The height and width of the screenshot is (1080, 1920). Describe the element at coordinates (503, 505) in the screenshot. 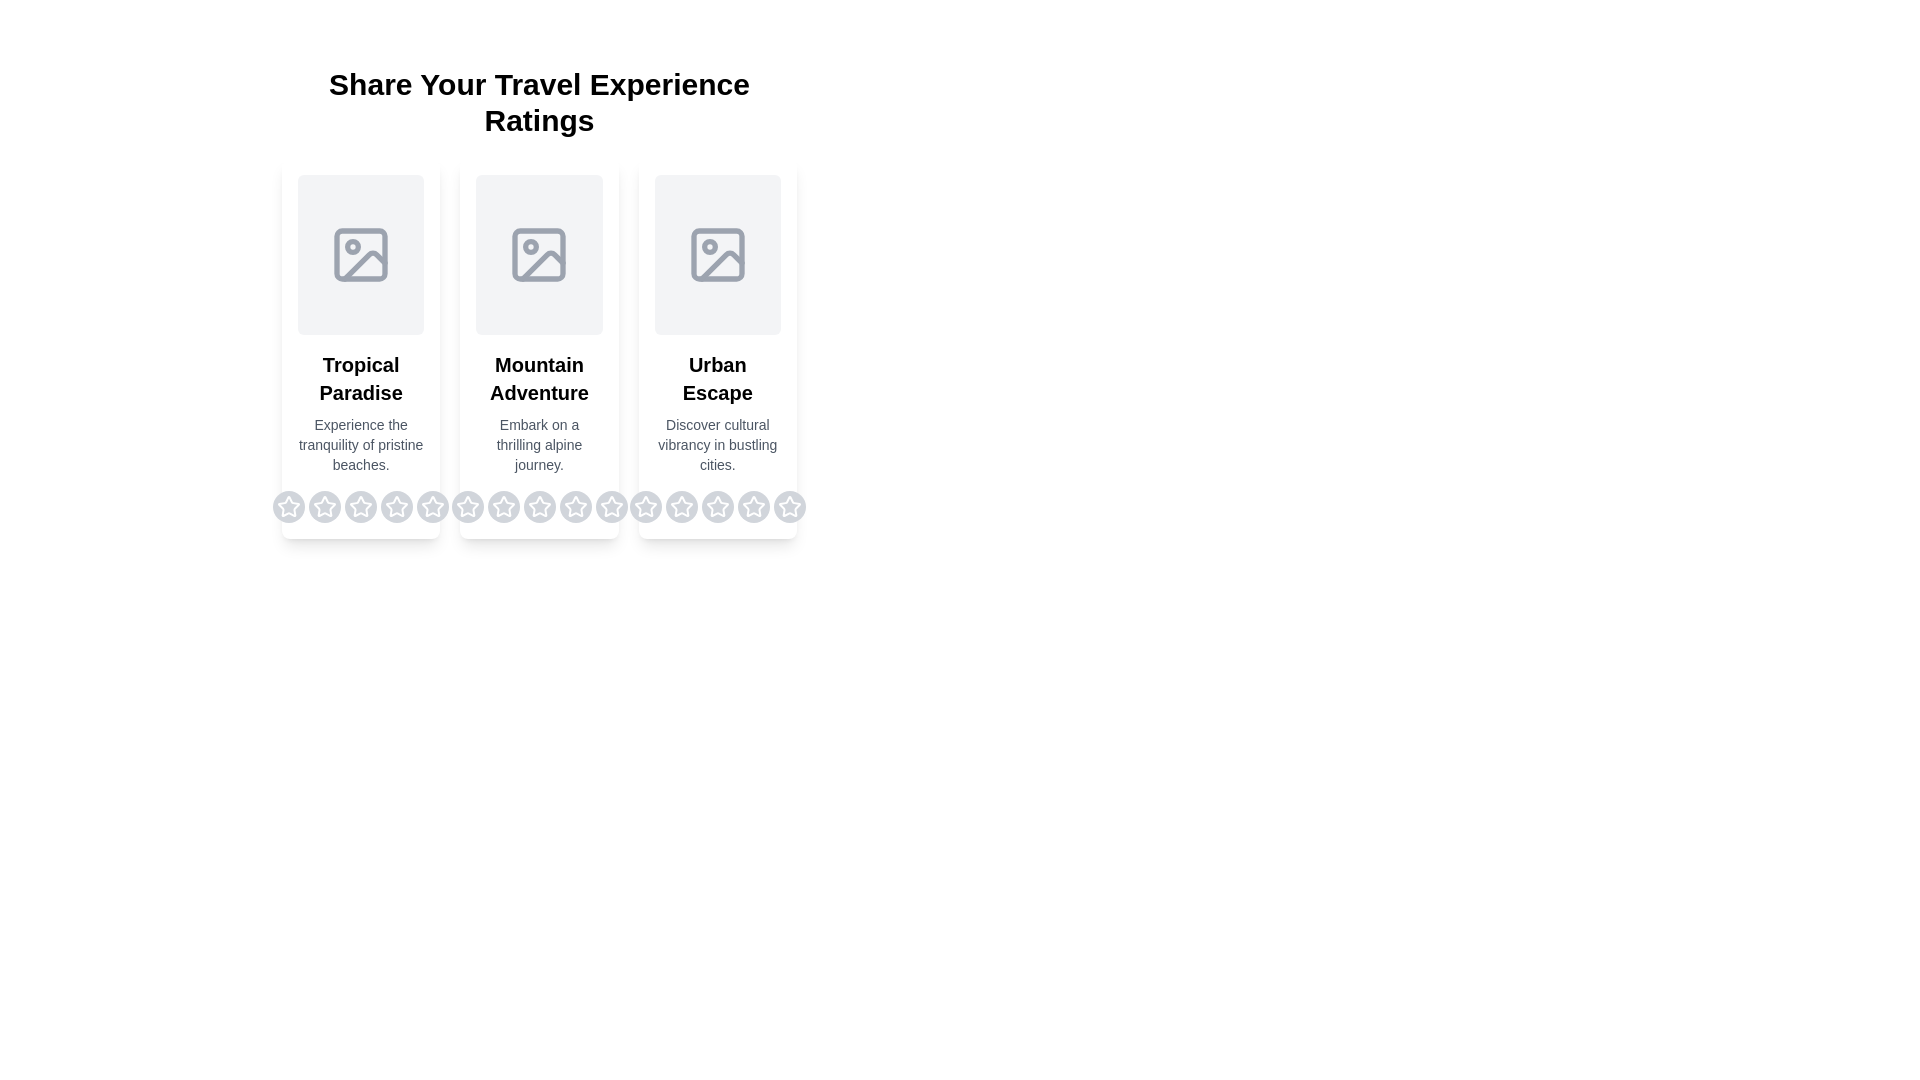

I see `the rating for a destination to 2 stars by clicking on the corresponding star for the destination Mountain Adventure` at that location.